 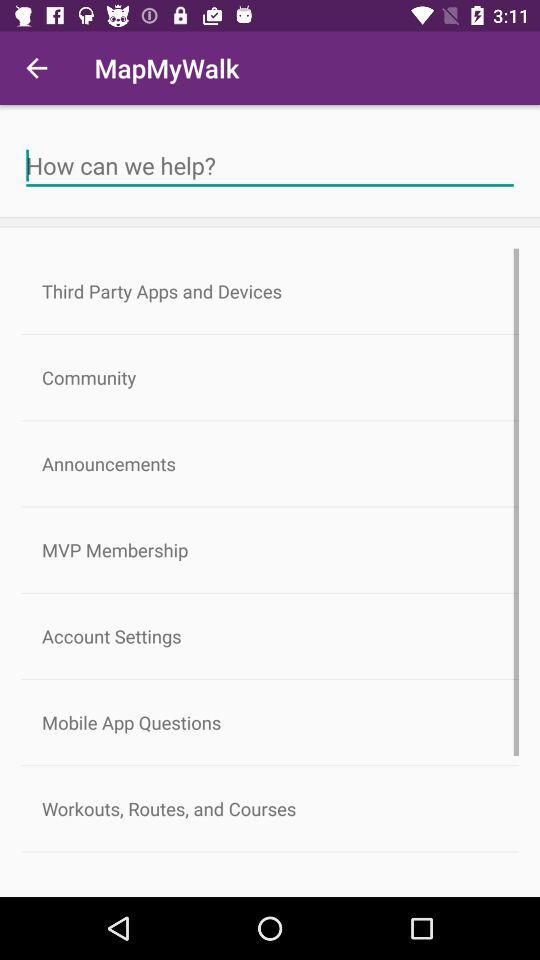 What do you see at coordinates (270, 721) in the screenshot?
I see `mobile app questions` at bounding box center [270, 721].